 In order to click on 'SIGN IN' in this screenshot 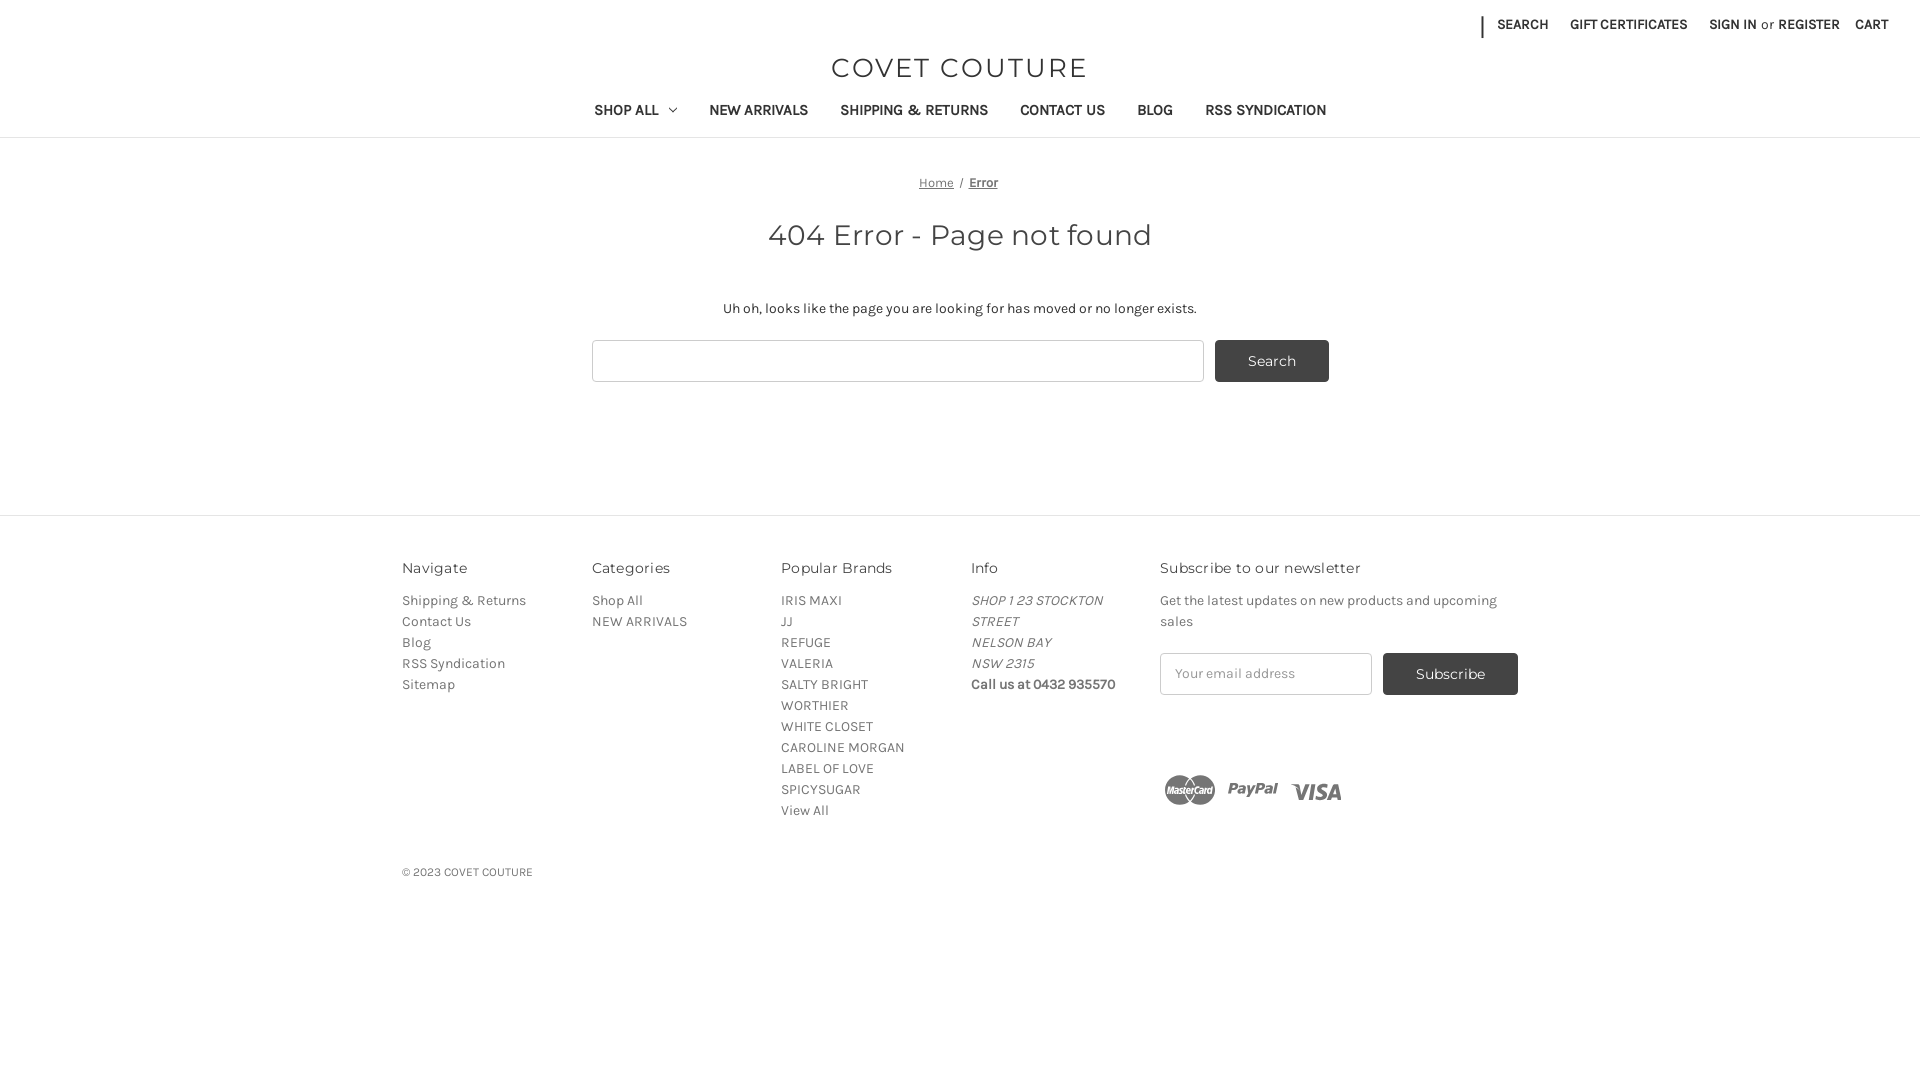, I will do `click(1731, 24)`.